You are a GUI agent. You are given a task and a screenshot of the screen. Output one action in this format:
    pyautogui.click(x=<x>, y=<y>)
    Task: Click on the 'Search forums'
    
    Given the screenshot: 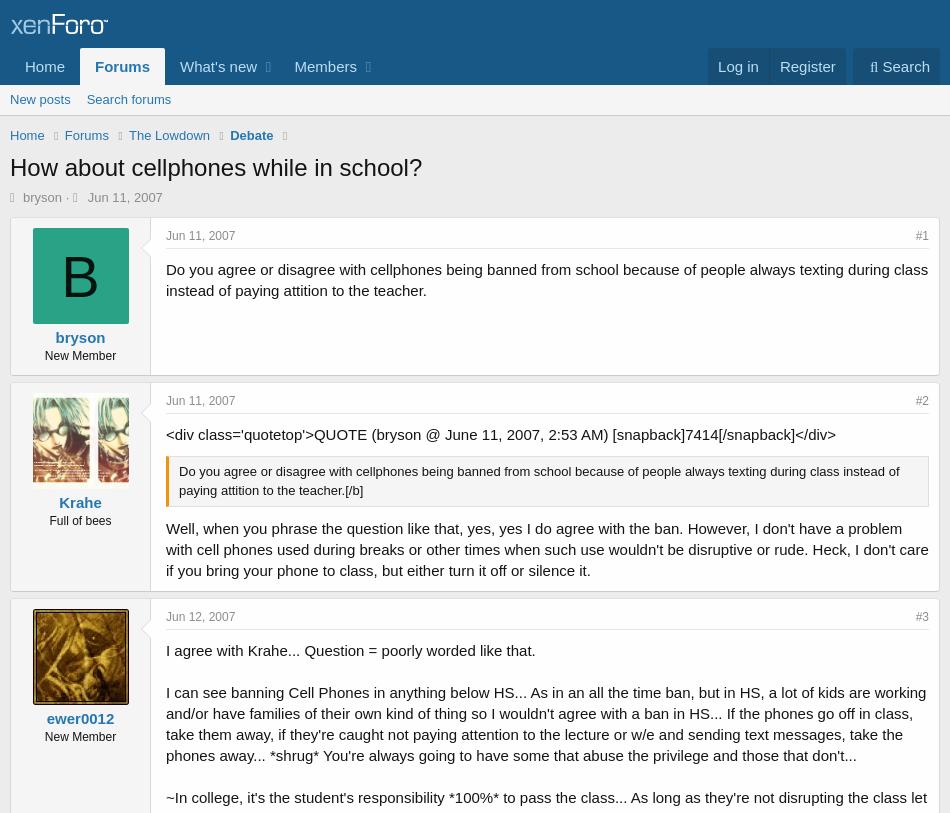 What is the action you would take?
    pyautogui.click(x=128, y=98)
    